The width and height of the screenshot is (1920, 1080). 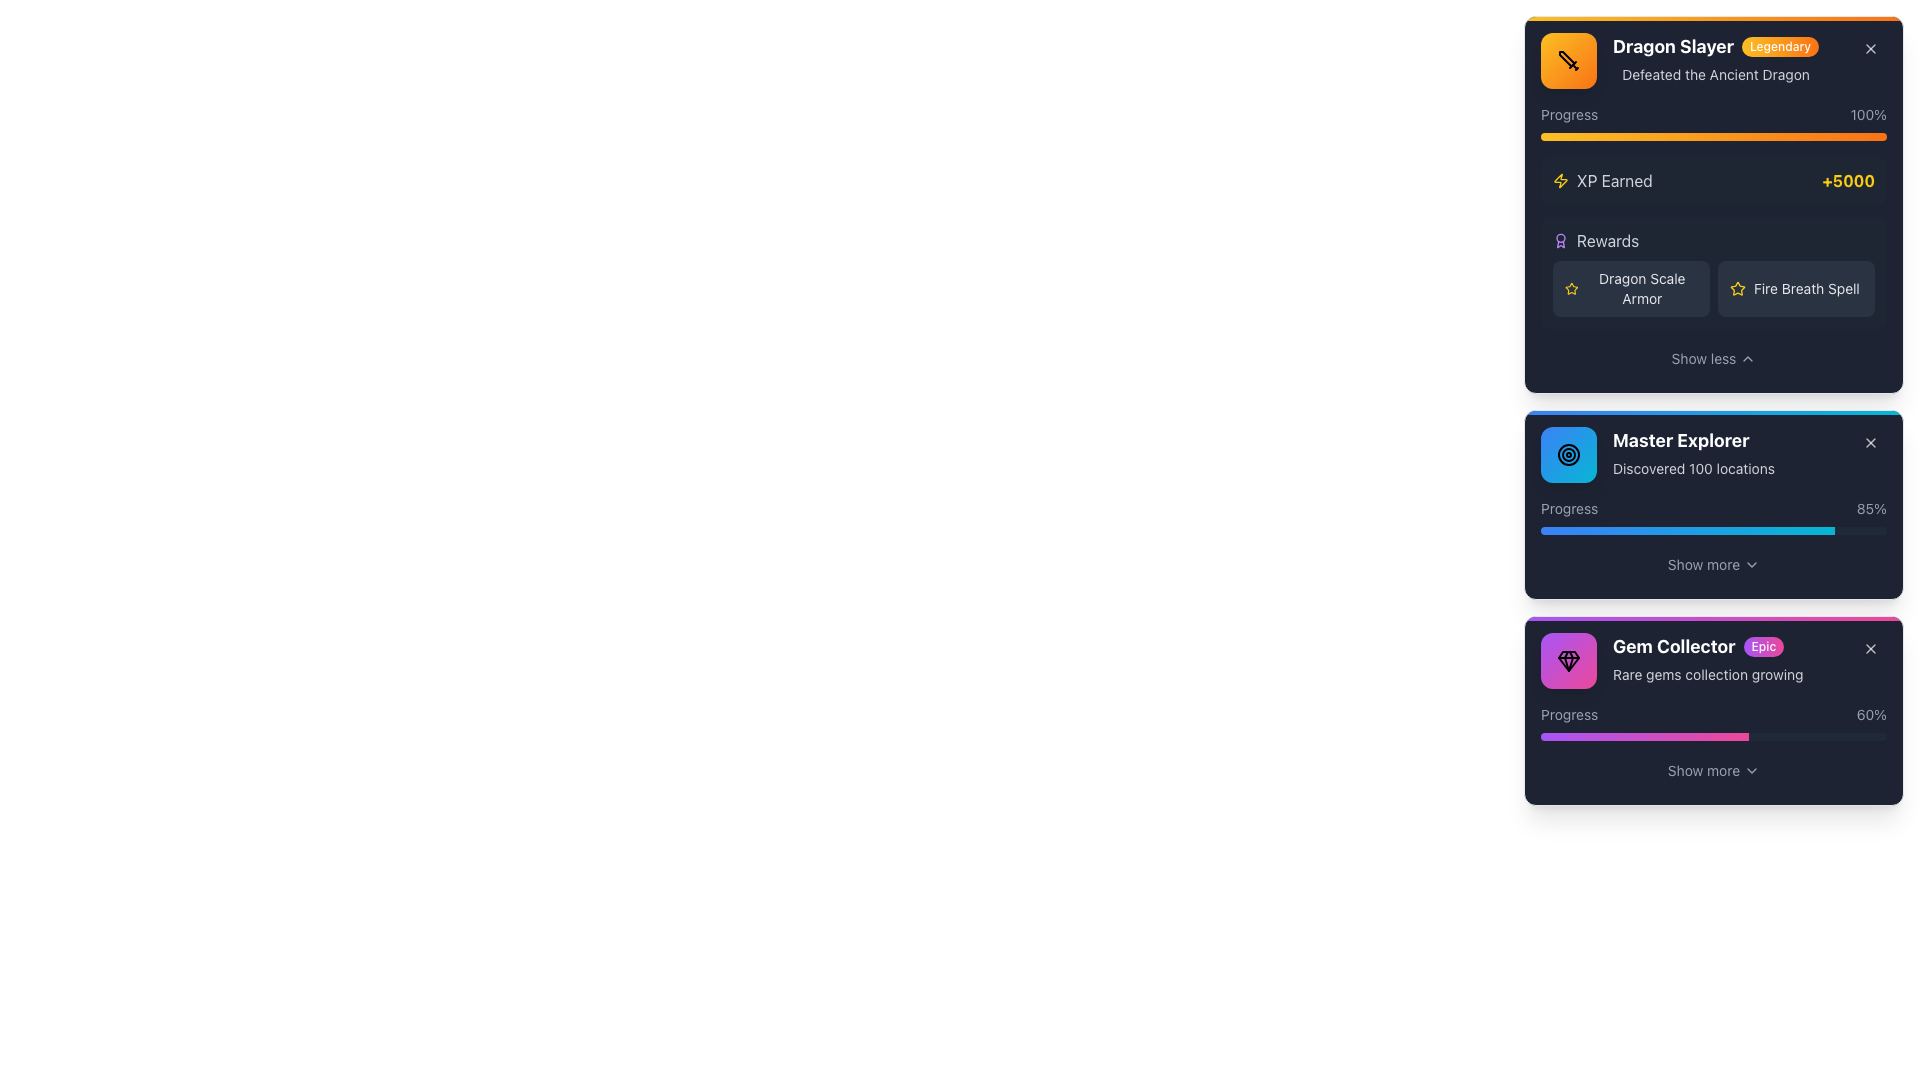 What do you see at coordinates (1712, 770) in the screenshot?
I see `the expandable button below the progress bar within the 'Gem Collector' card` at bounding box center [1712, 770].